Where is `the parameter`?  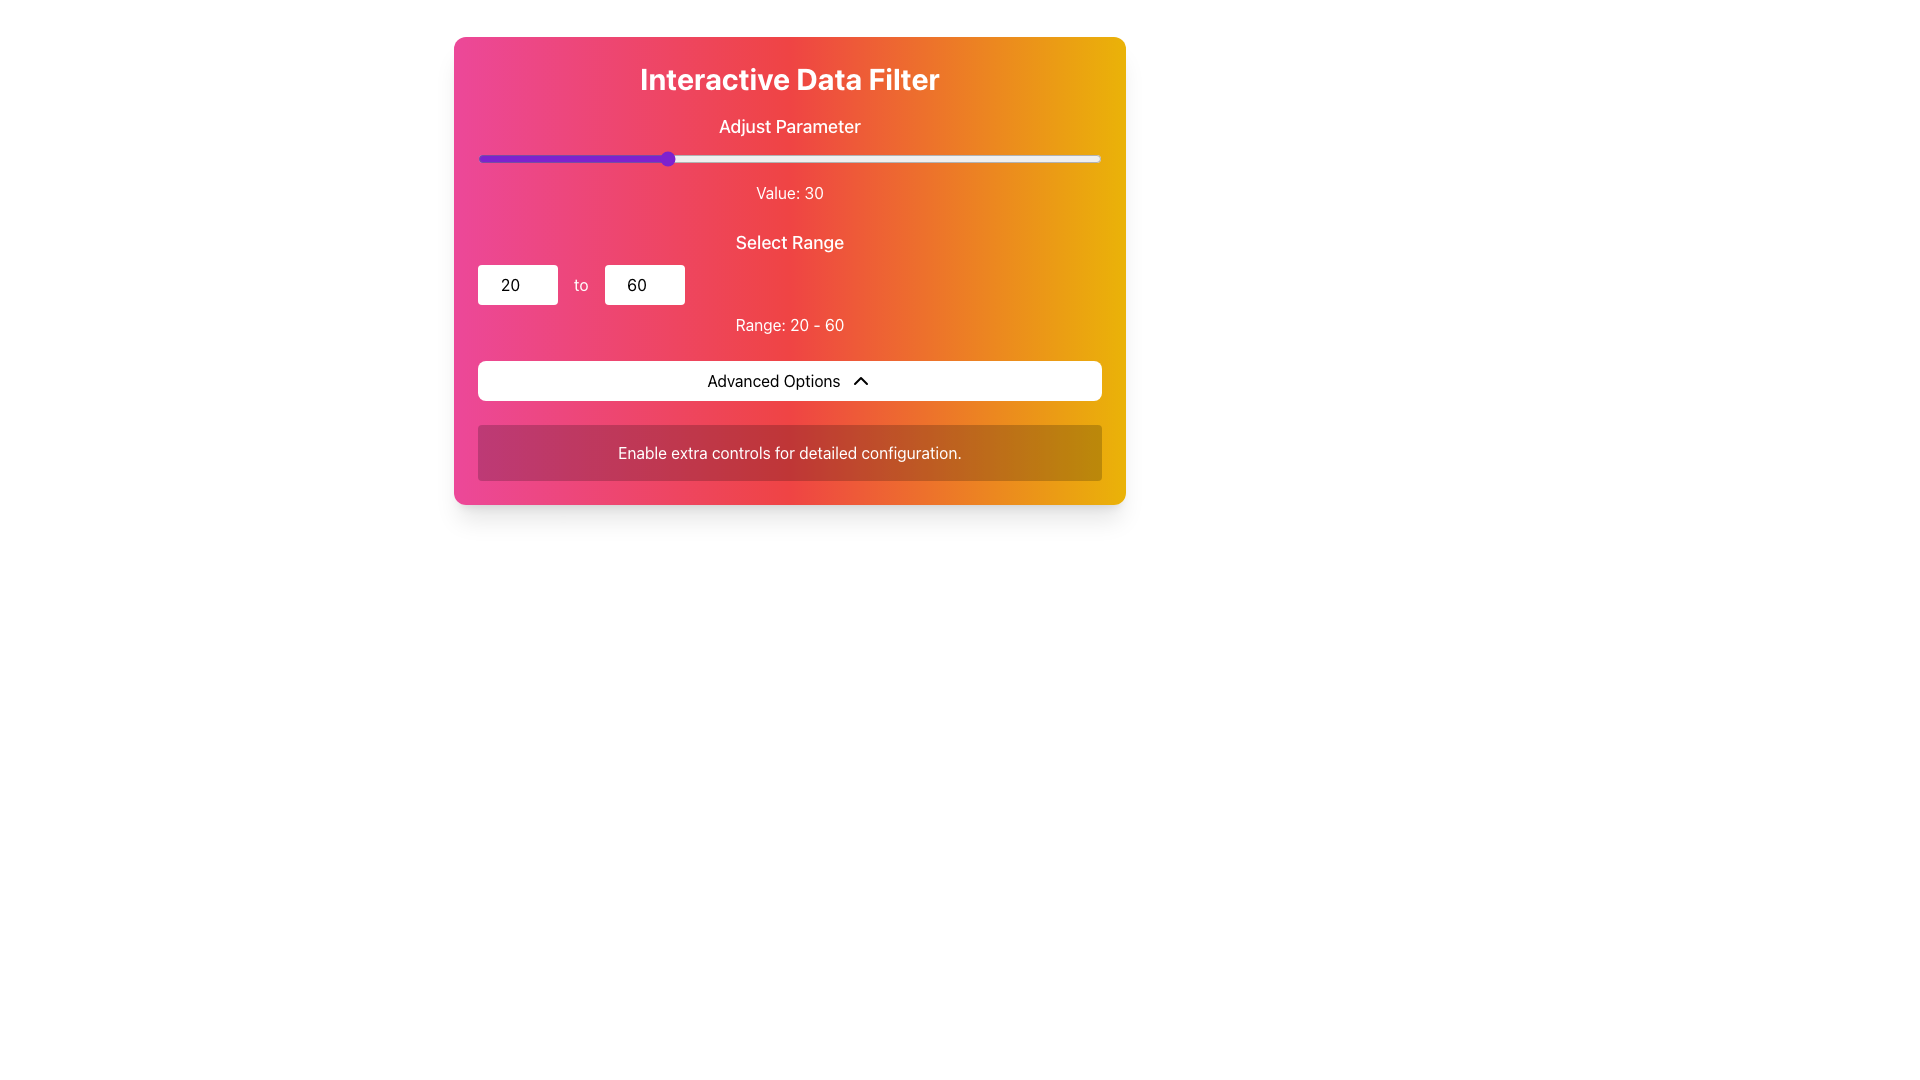 the parameter is located at coordinates (782, 157).